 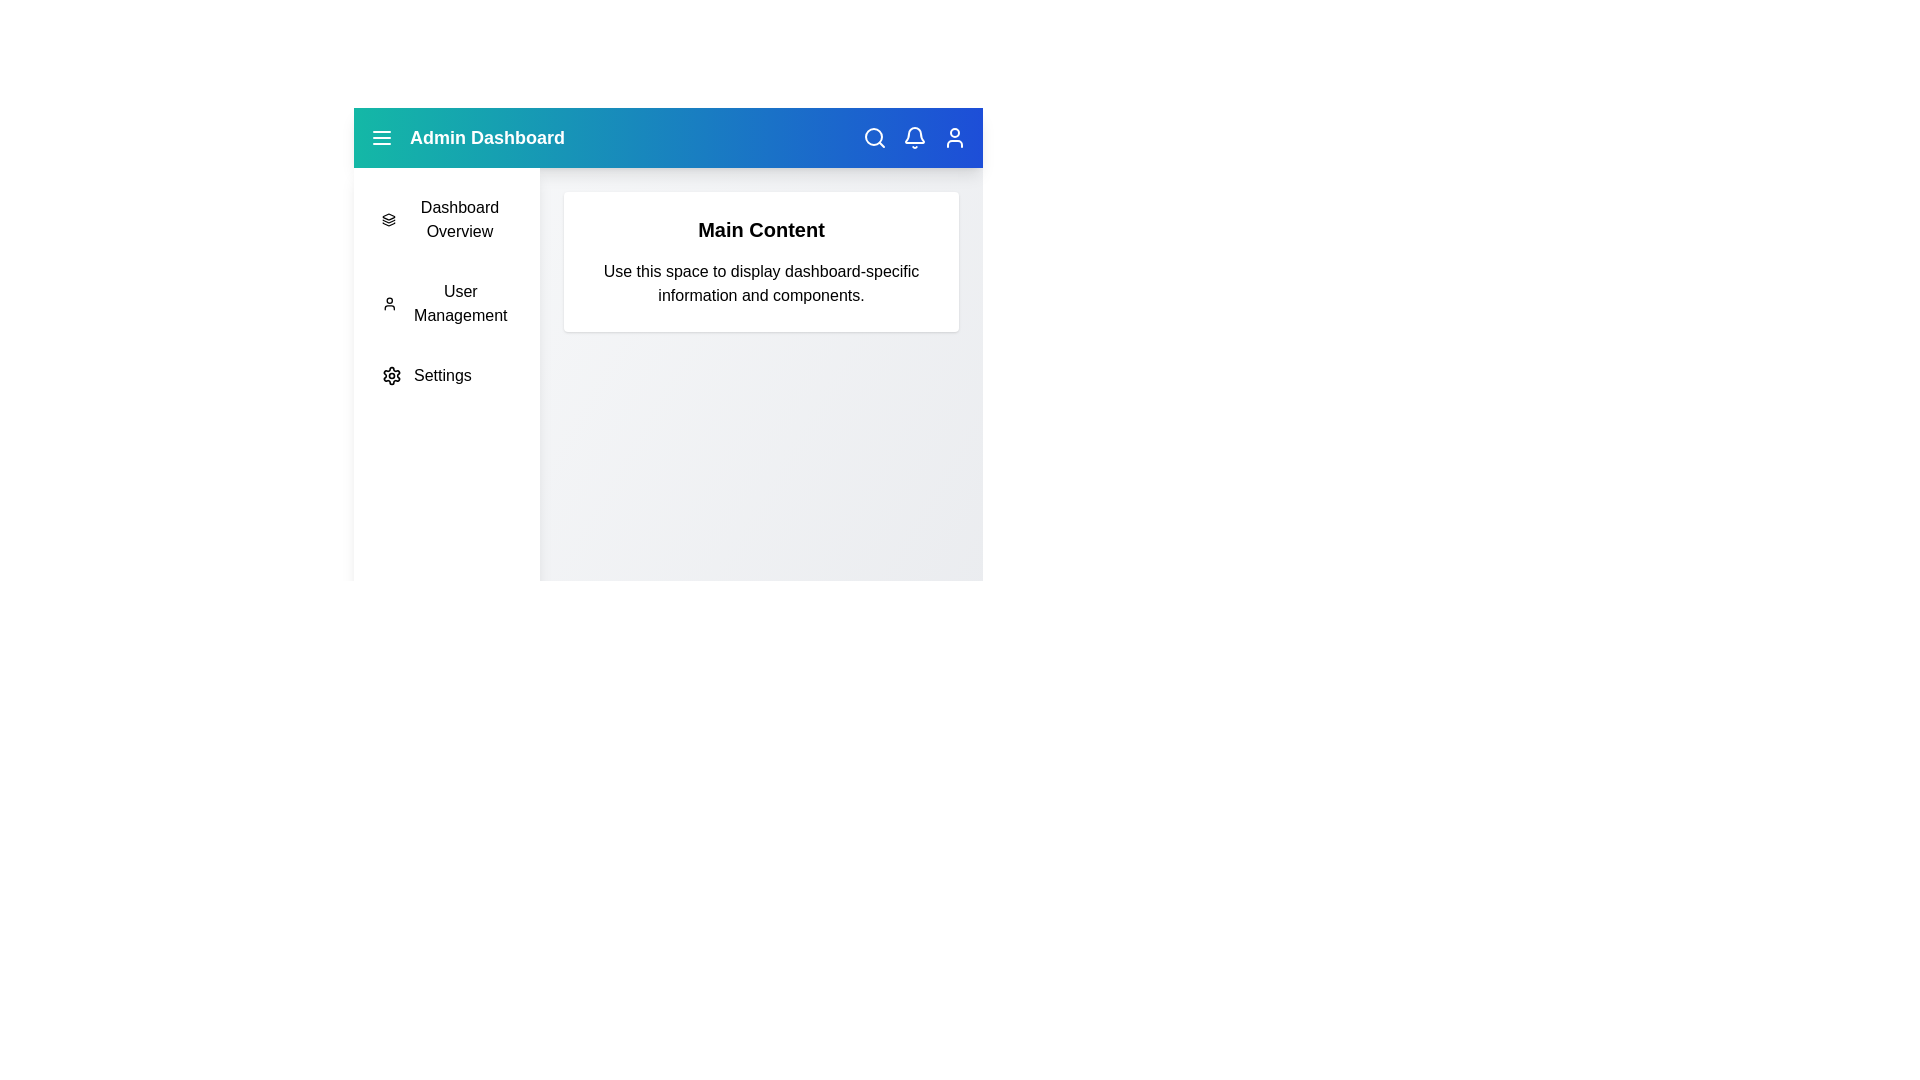 I want to click on the sidebar menu item 'Settings' to navigate to the corresponding section, so click(x=445, y=375).